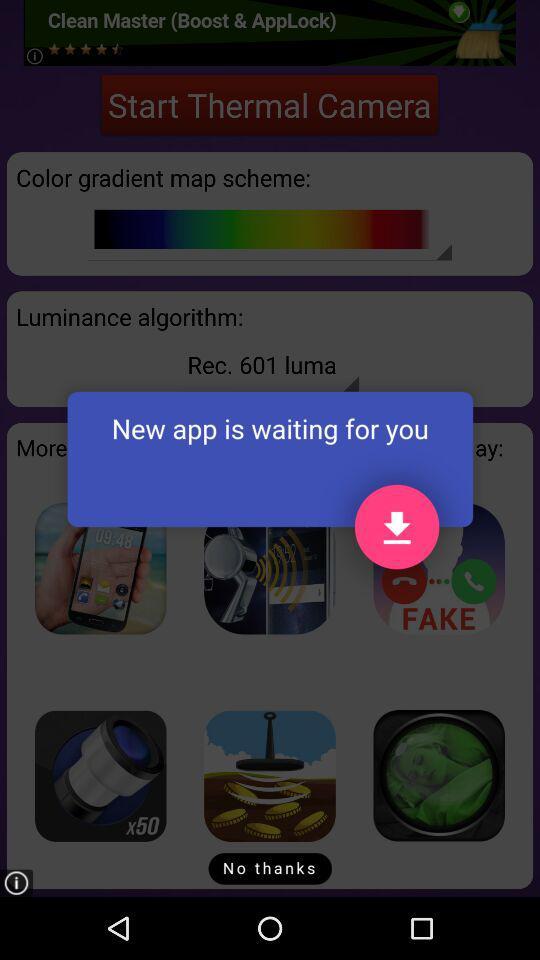 The height and width of the screenshot is (960, 540). What do you see at coordinates (269, 105) in the screenshot?
I see `the start thermal camera icon` at bounding box center [269, 105].